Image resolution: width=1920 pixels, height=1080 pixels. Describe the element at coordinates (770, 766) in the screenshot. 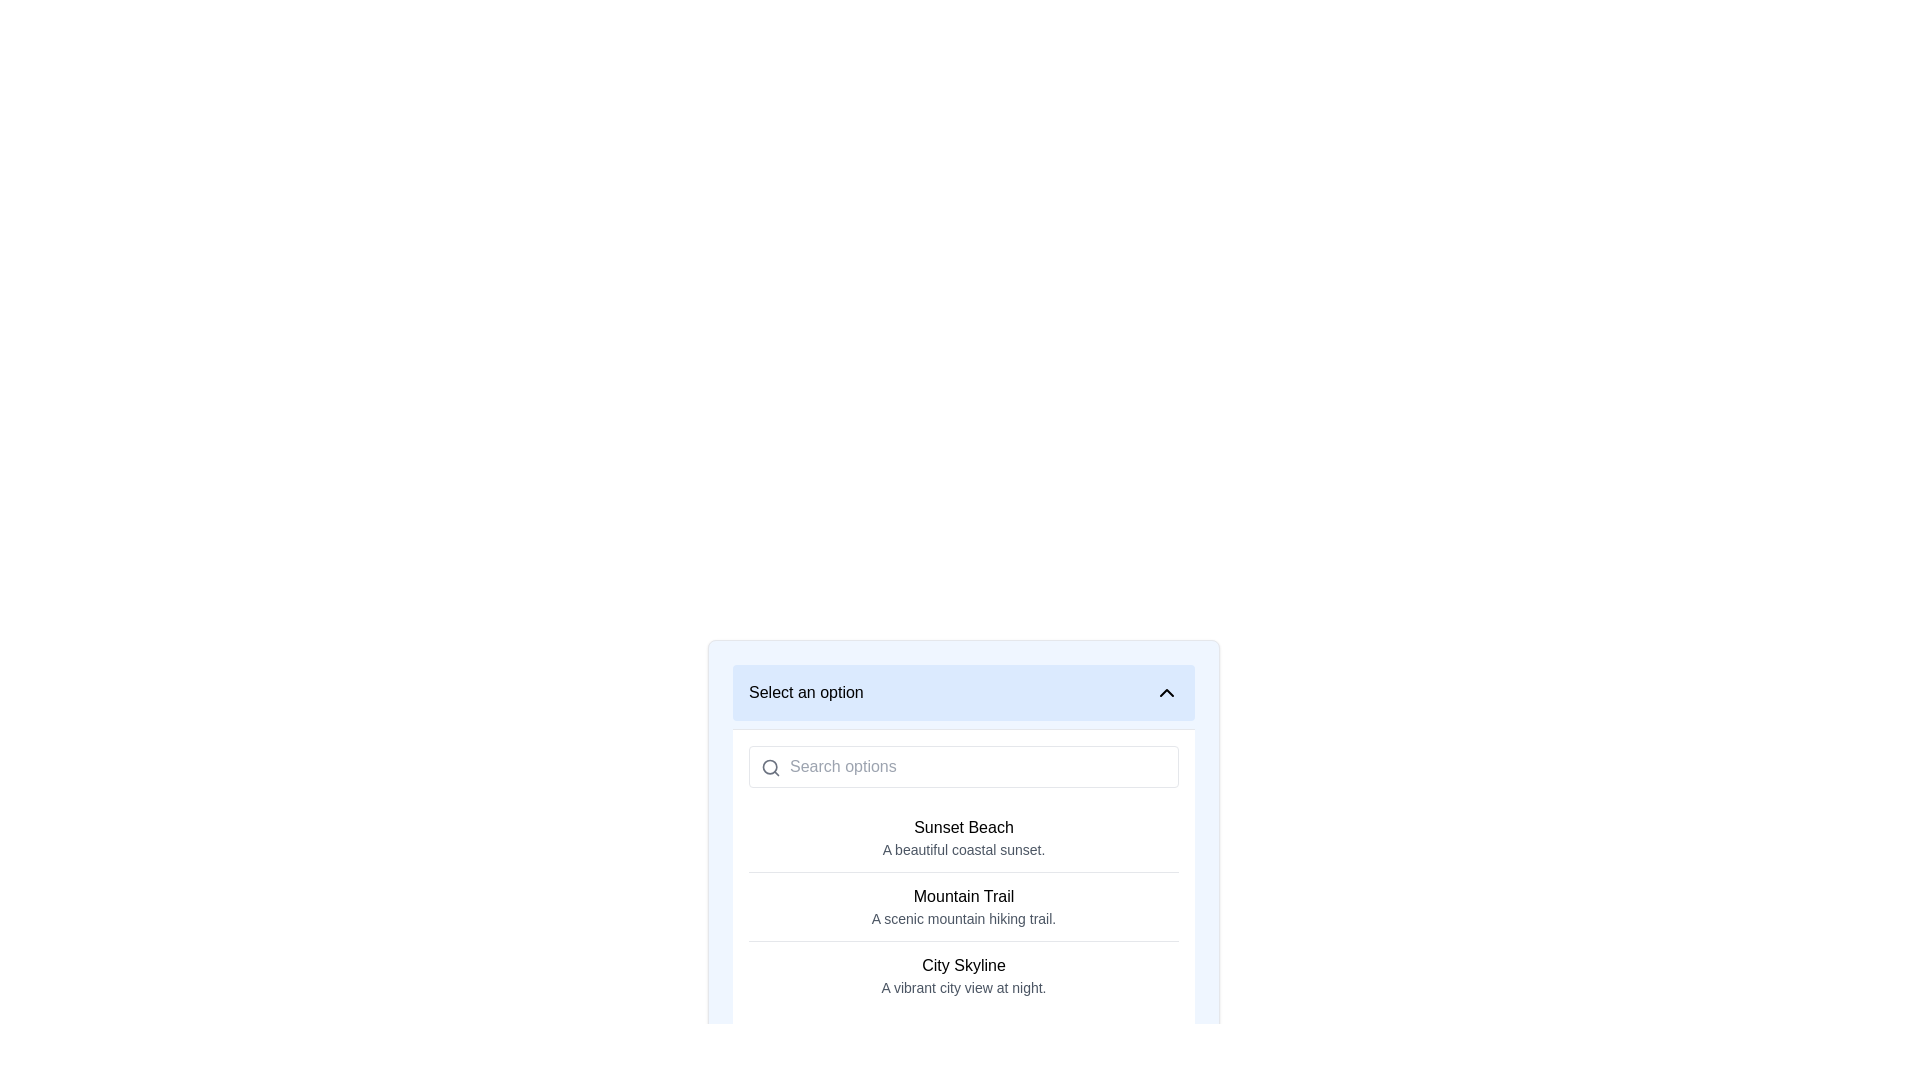

I see `the search icon located on the left side of the text input field, adjacent to the 'Search options' placeholder` at that location.